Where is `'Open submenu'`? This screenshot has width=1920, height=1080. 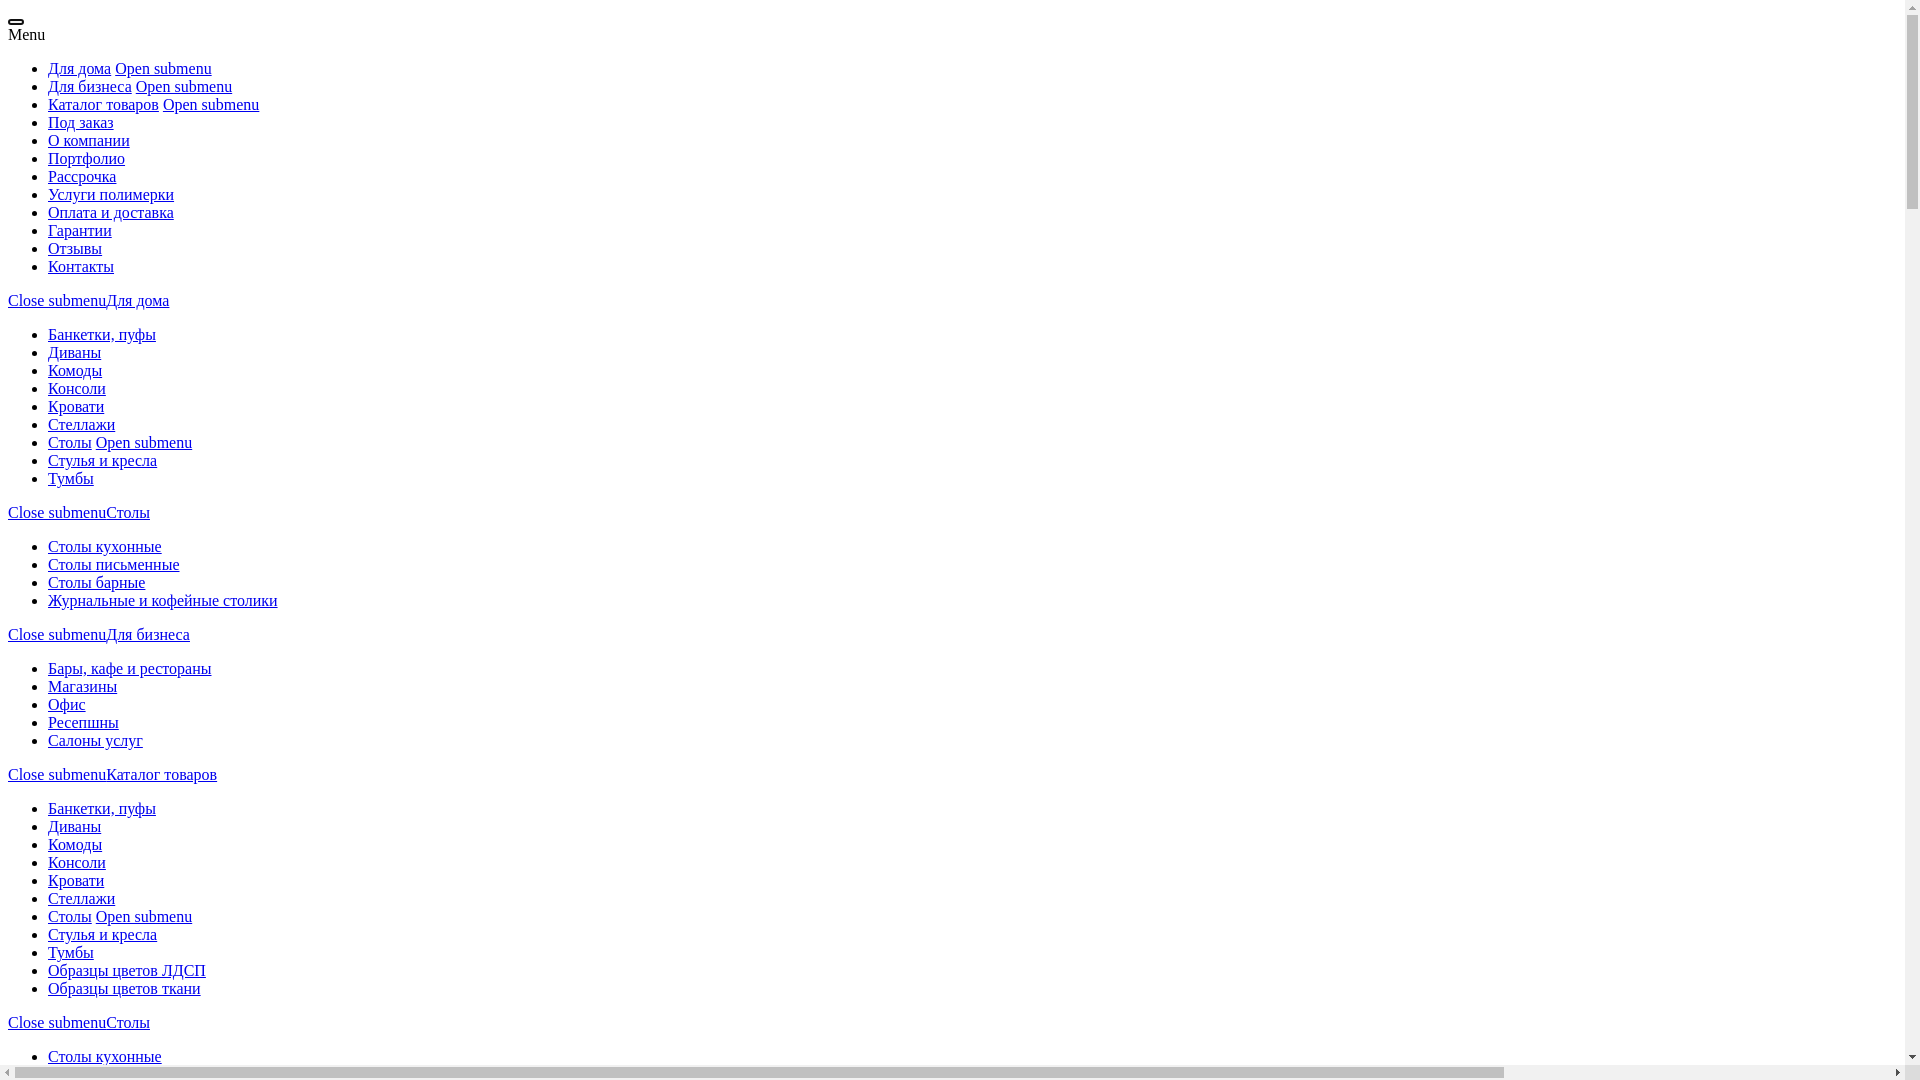 'Open submenu' is located at coordinates (95, 916).